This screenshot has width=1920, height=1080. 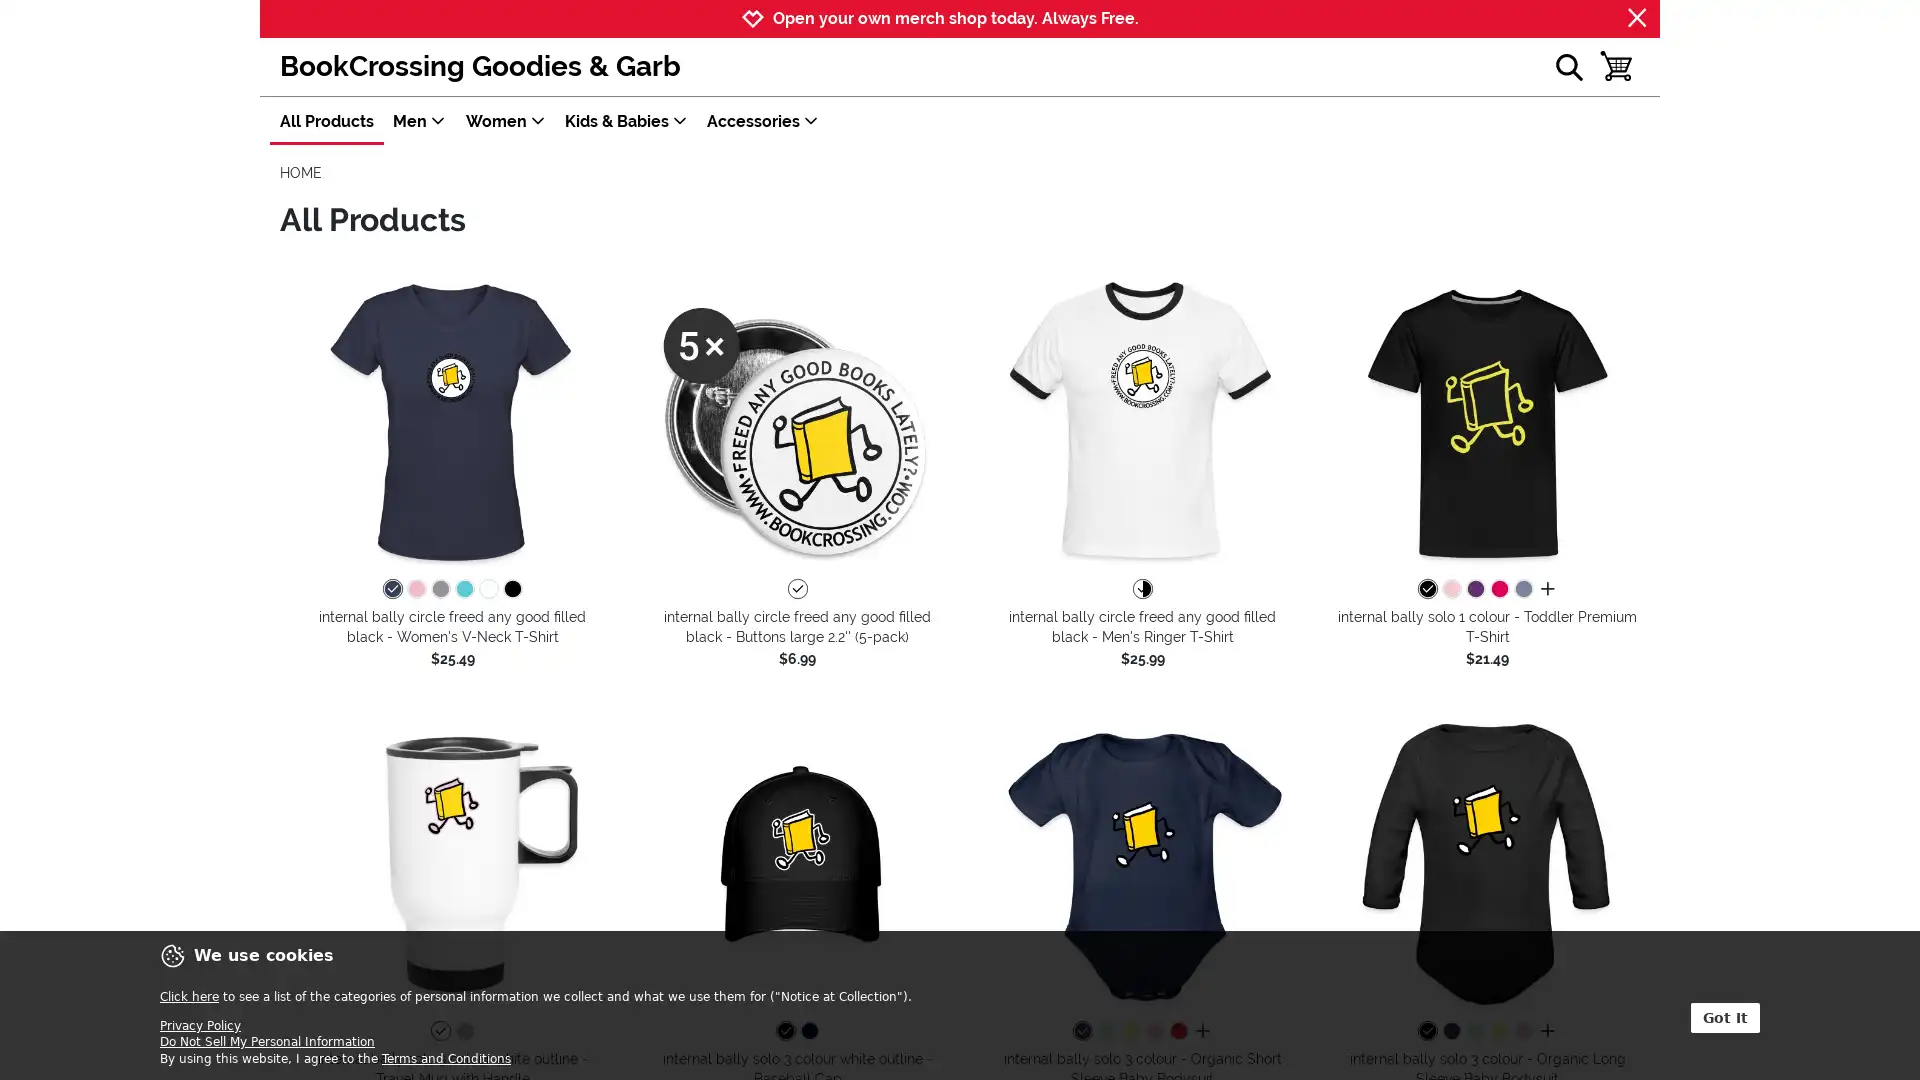 What do you see at coordinates (1425, 1032) in the screenshot?
I see `black` at bounding box center [1425, 1032].